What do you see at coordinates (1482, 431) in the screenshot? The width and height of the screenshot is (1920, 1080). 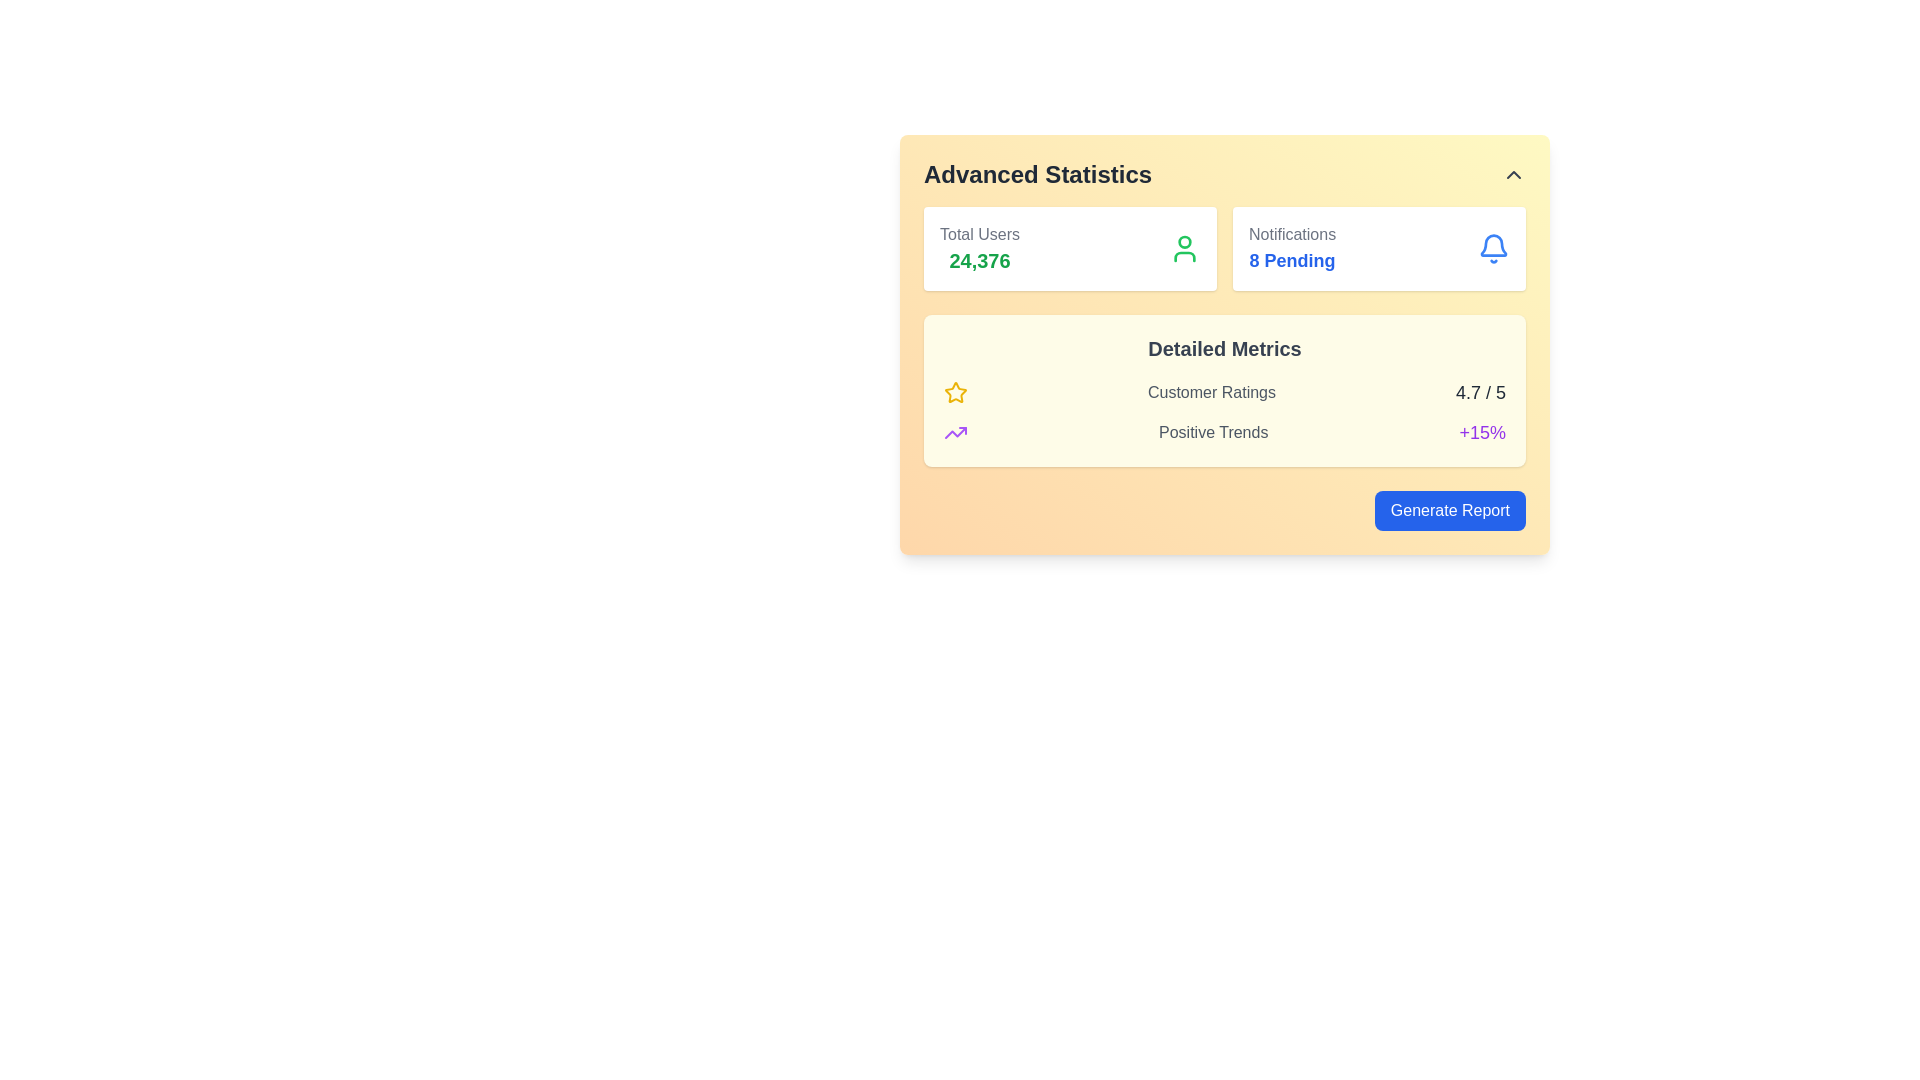 I see `the 'Positive Trends' text label that indicates growth or improvement in the corresponding metric, positioned at the far right of the row` at bounding box center [1482, 431].